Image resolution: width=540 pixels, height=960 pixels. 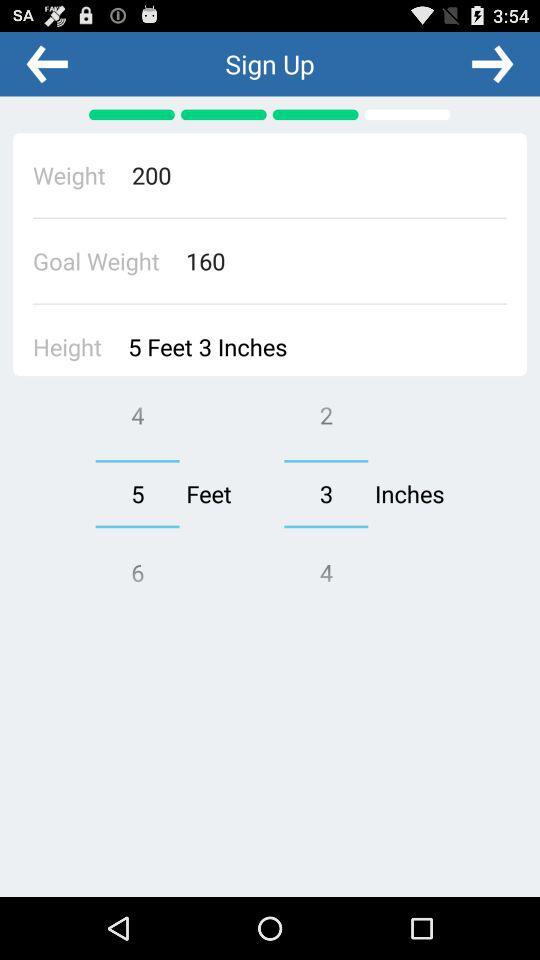 What do you see at coordinates (47, 63) in the screenshot?
I see `go back` at bounding box center [47, 63].